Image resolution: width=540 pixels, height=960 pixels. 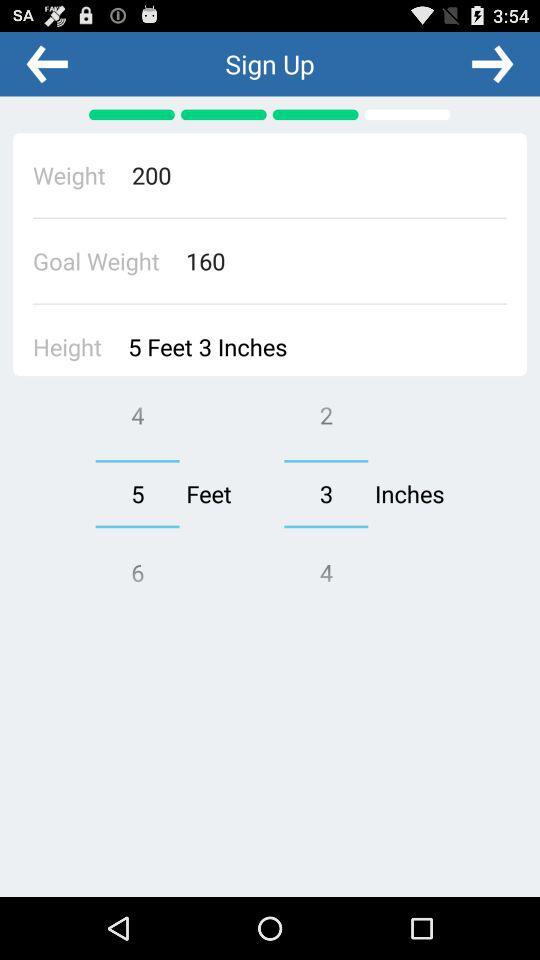 What do you see at coordinates (47, 63) in the screenshot?
I see `go back` at bounding box center [47, 63].